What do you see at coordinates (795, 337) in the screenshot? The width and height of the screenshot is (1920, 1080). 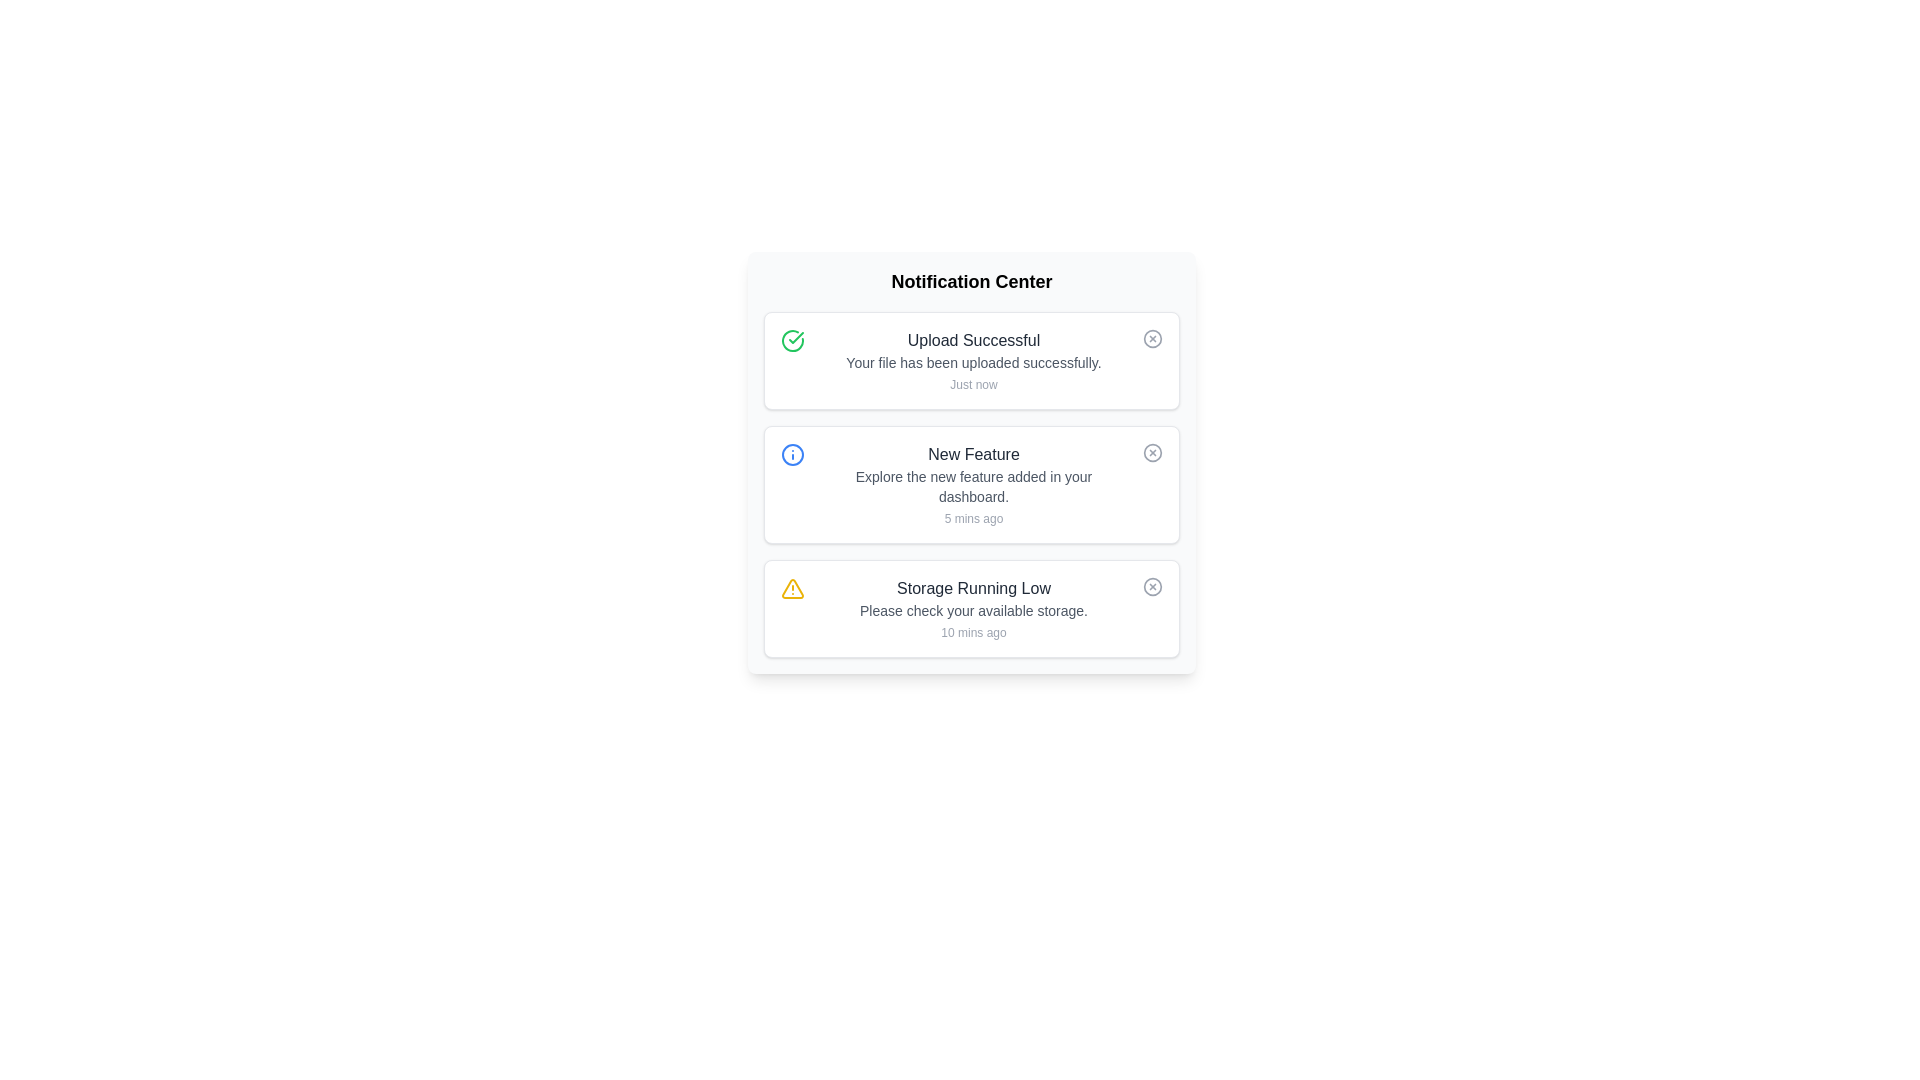 I see `the checkmark icon inside the circular graphic of the first notification titled 'Upload Successful' in the Notification Center panel` at bounding box center [795, 337].